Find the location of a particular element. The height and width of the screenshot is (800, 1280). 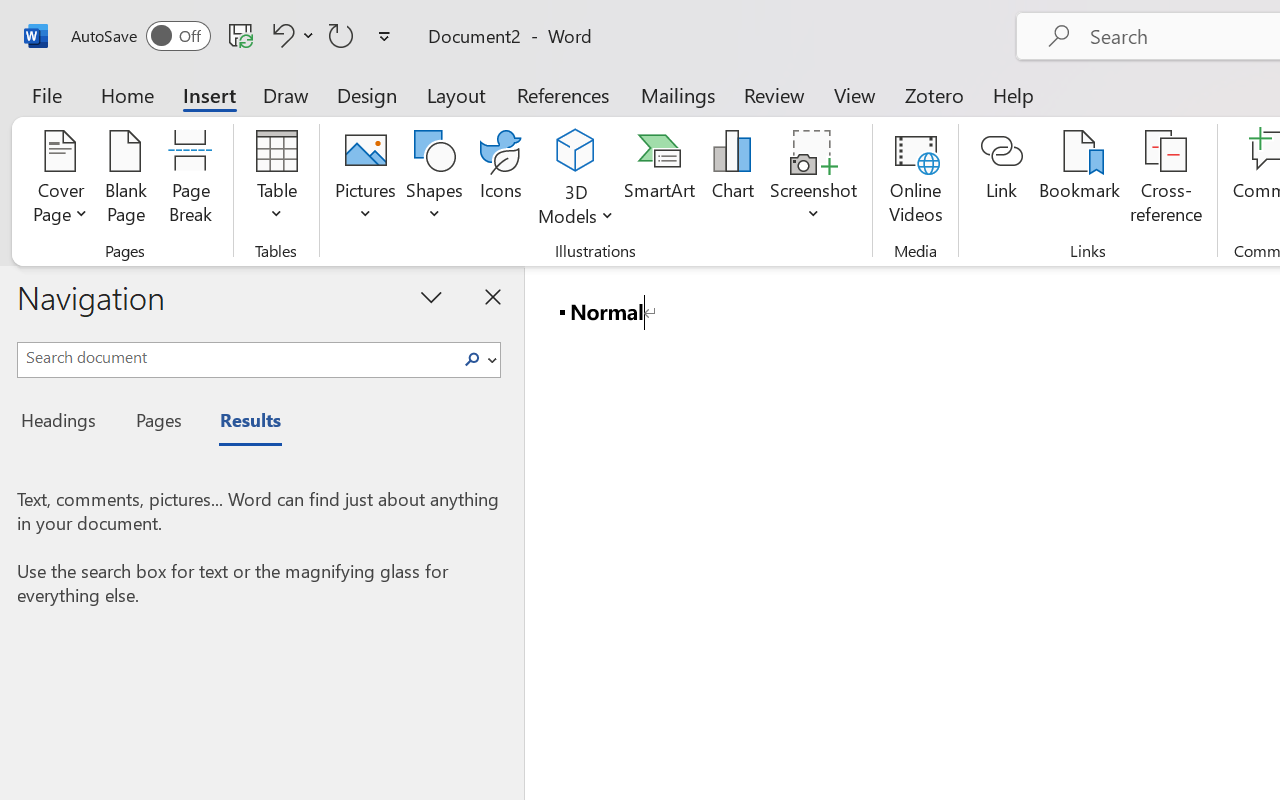

'Search' is located at coordinates (477, 360).